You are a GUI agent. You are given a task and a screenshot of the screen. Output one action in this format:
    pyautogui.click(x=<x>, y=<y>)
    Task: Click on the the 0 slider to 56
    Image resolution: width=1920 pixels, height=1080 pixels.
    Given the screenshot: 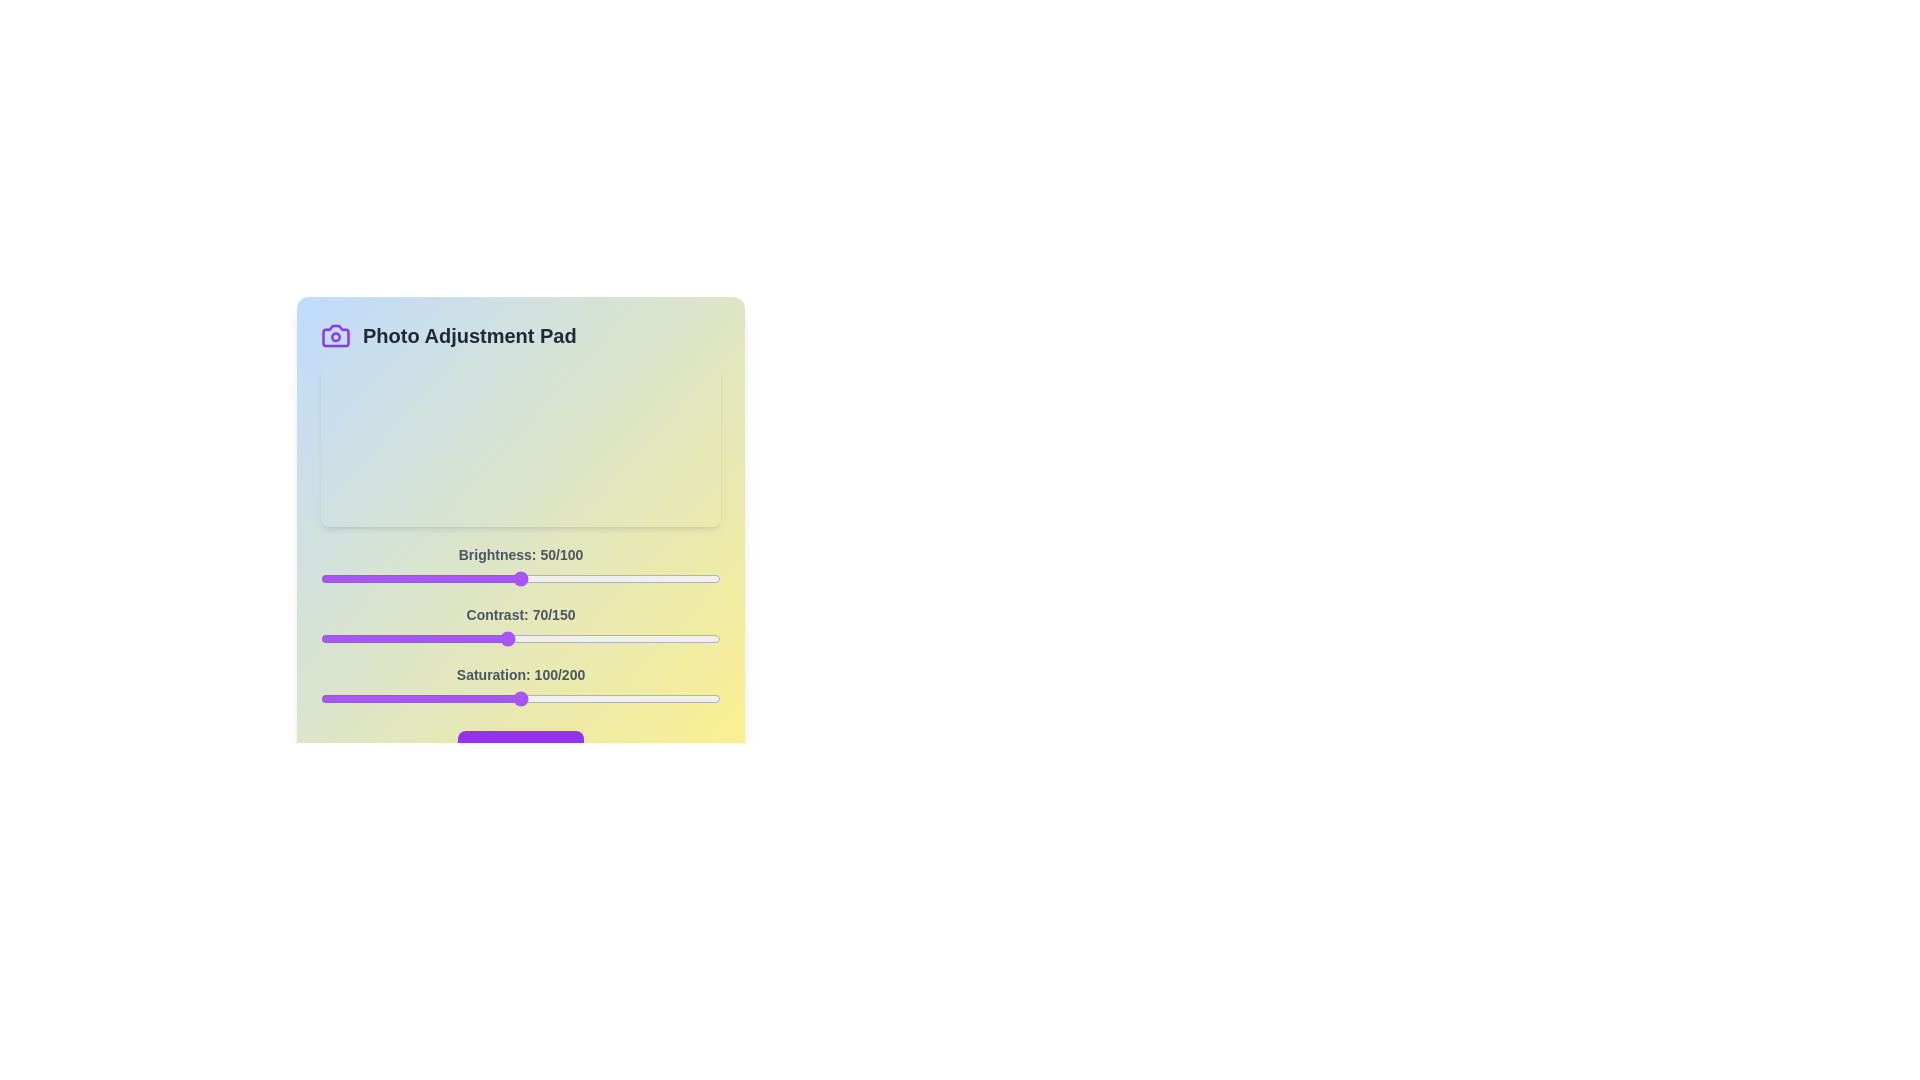 What is the action you would take?
    pyautogui.click(x=545, y=578)
    